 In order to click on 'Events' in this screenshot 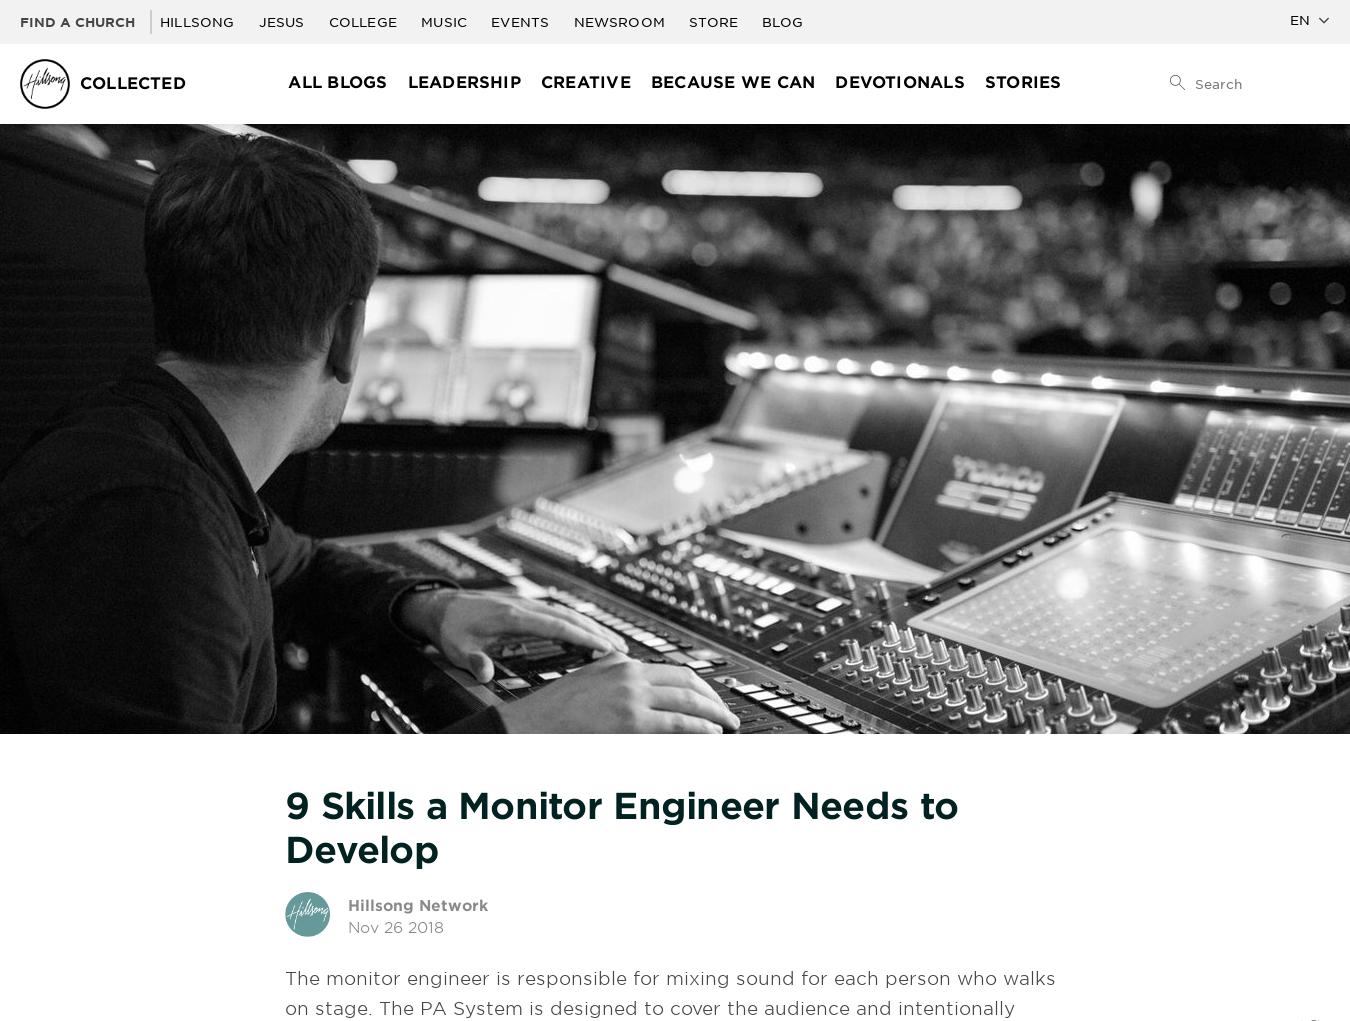, I will do `click(521, 21)`.